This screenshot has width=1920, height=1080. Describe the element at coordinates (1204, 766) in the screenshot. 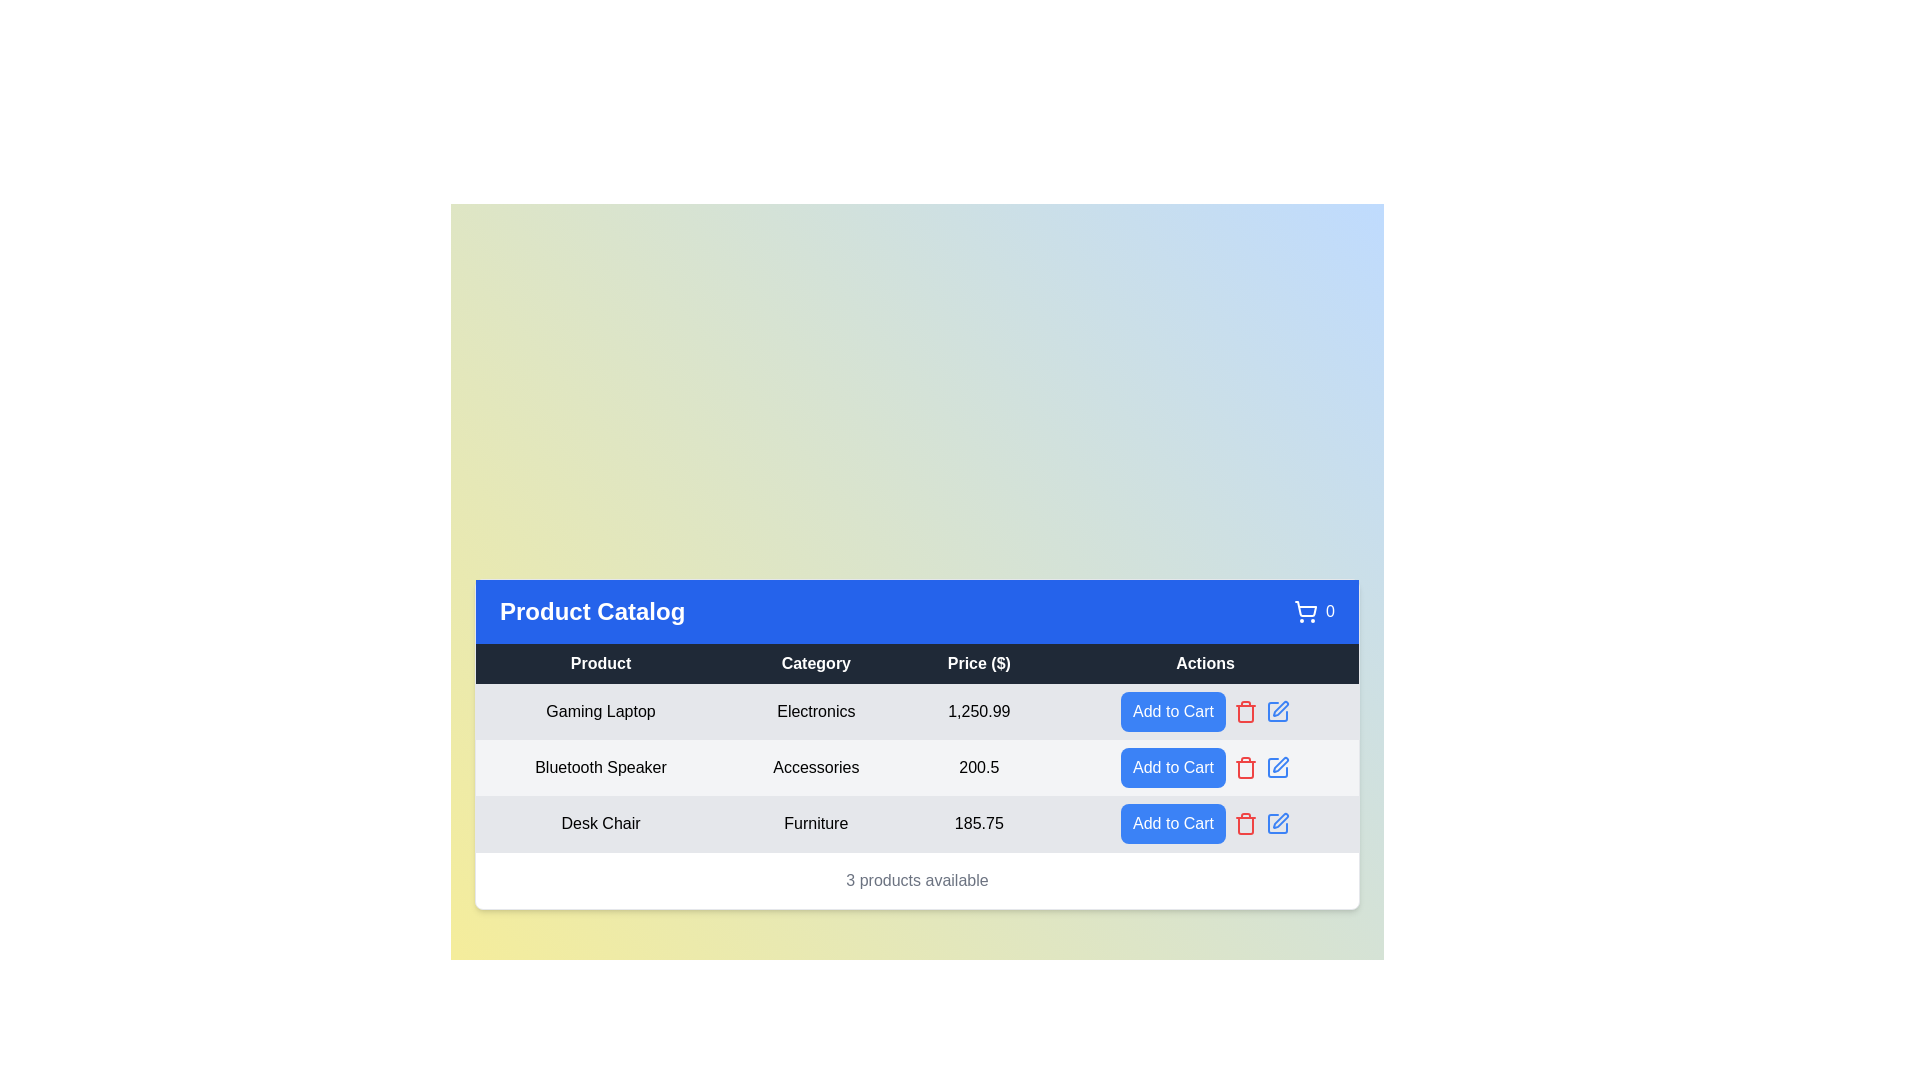

I see `the 'Add to Cart' button with a blue background and white text in the Actions column of the Bluetooth Speaker product` at that location.